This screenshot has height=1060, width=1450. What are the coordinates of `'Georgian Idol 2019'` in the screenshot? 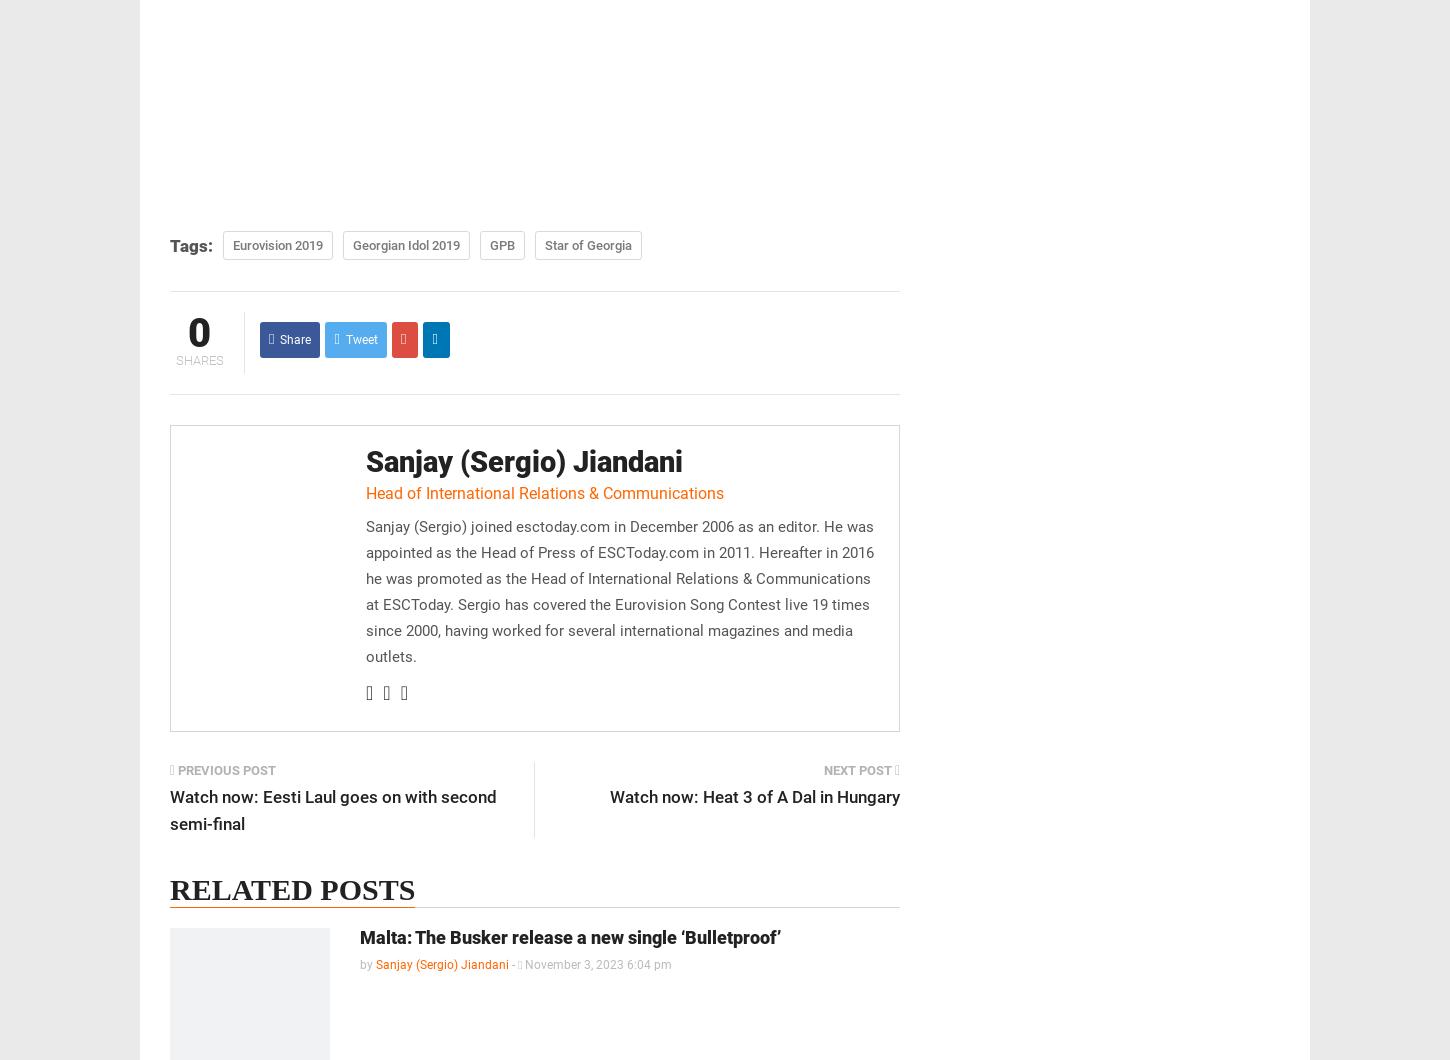 It's located at (405, 244).